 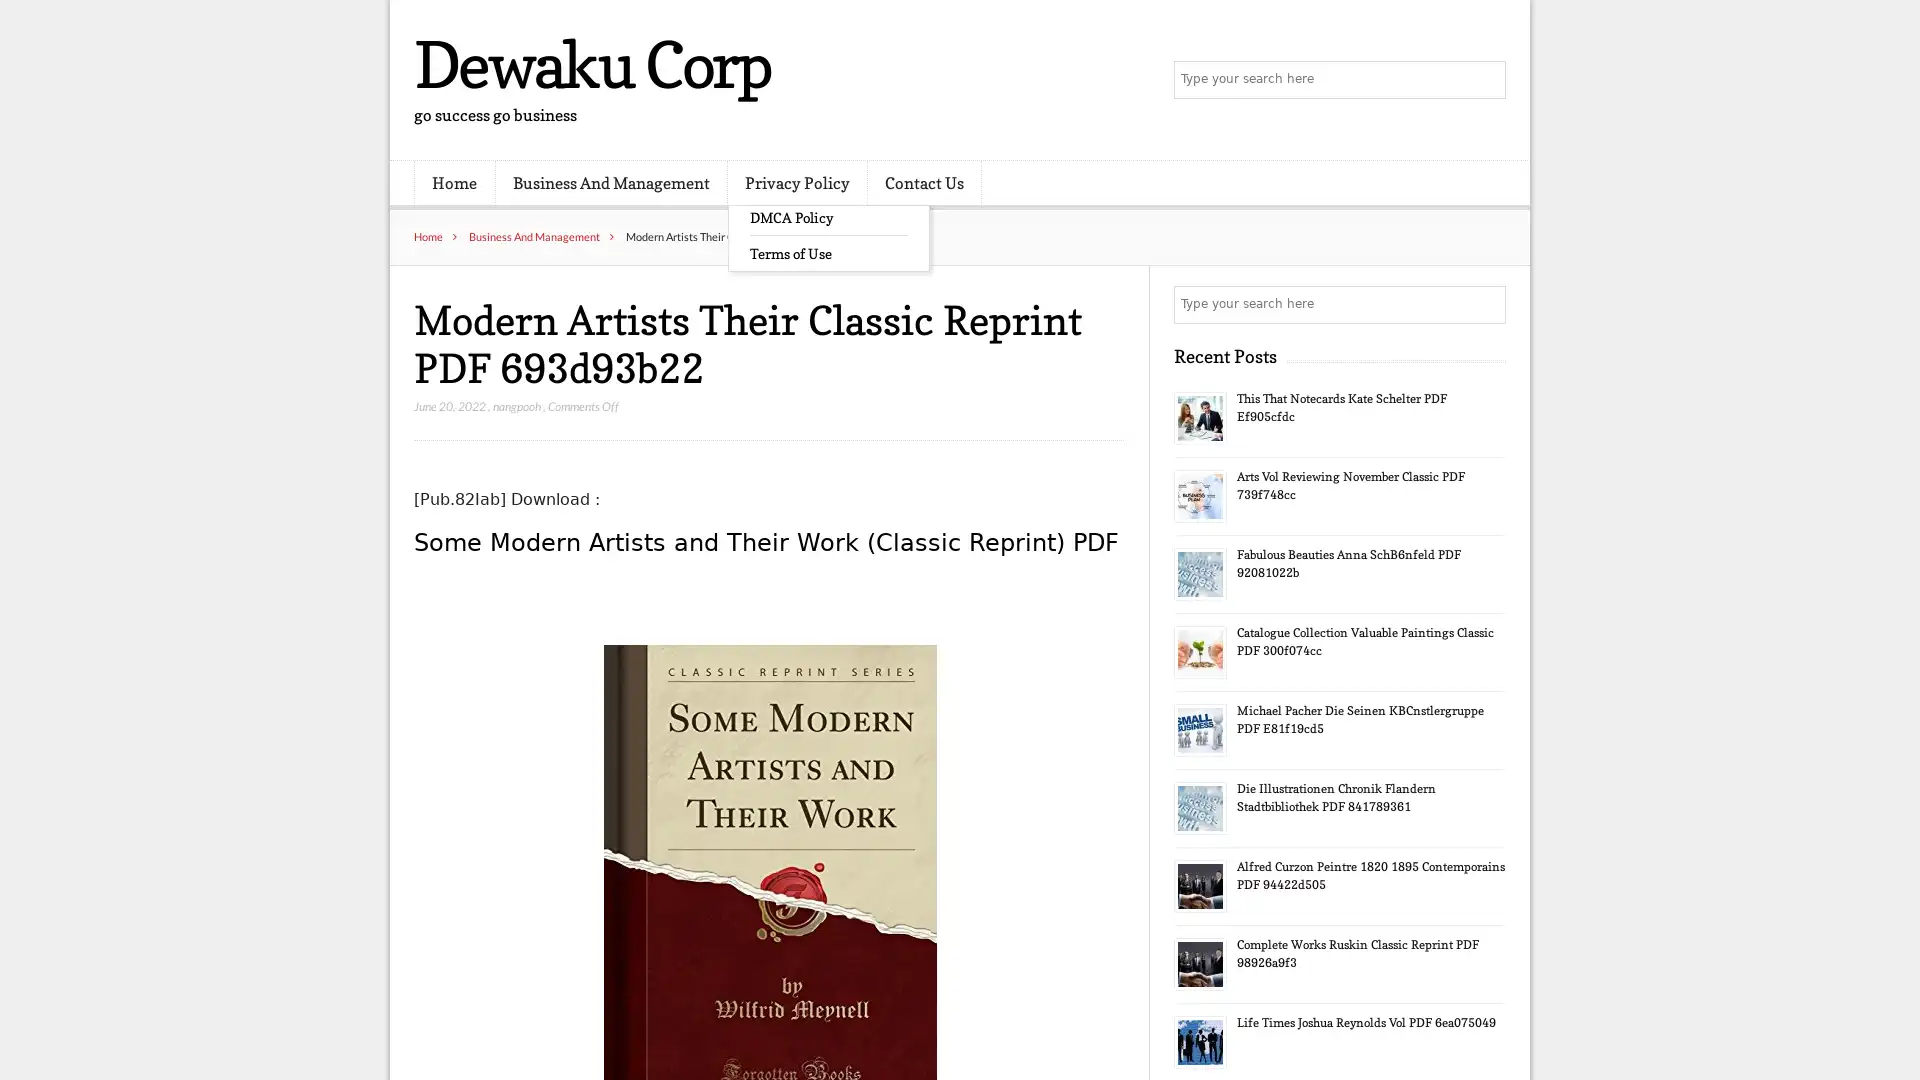 What do you see at coordinates (1485, 304) in the screenshot?
I see `Search` at bounding box center [1485, 304].